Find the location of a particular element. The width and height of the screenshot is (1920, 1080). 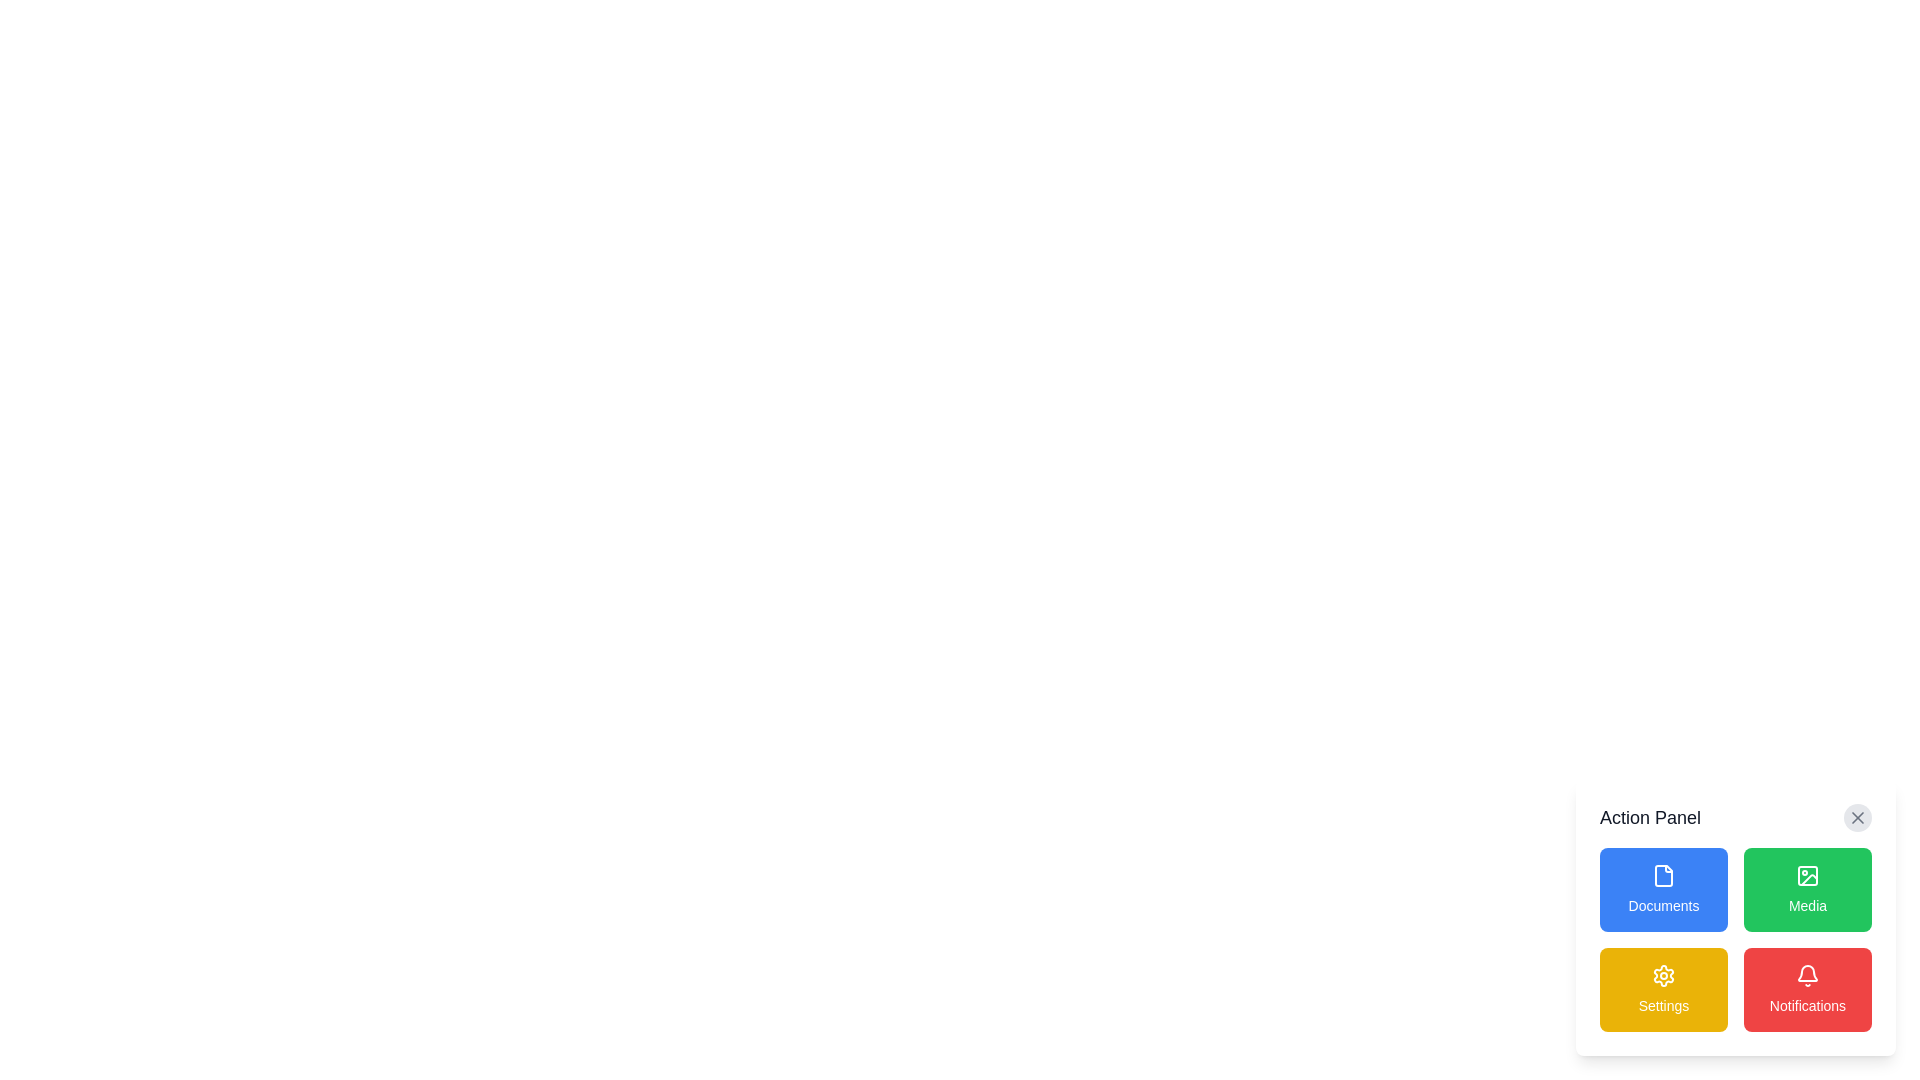

the 'Settings' icon located in the bright yellow box in the bottom-left corner of the Action Panel is located at coordinates (1664, 974).